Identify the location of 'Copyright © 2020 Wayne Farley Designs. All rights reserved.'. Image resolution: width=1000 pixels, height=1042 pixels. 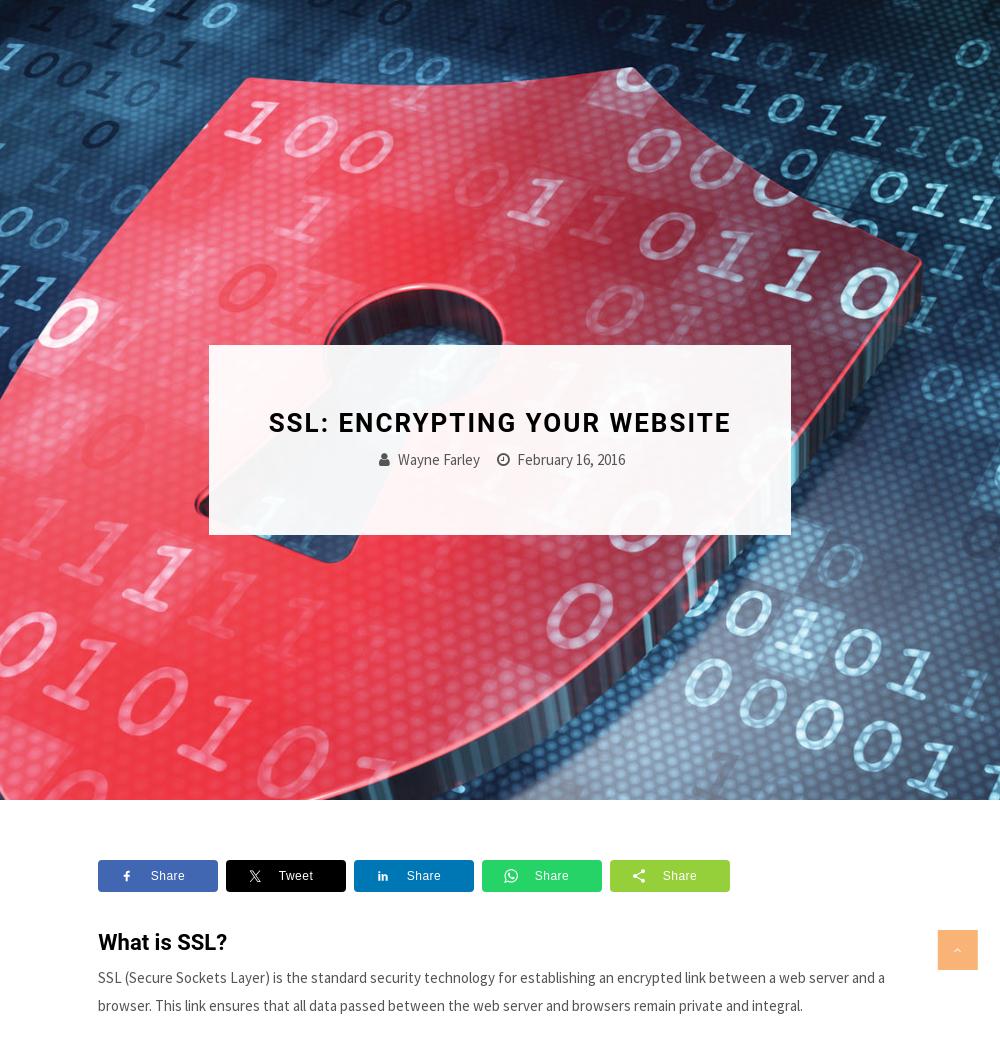
(498, 946).